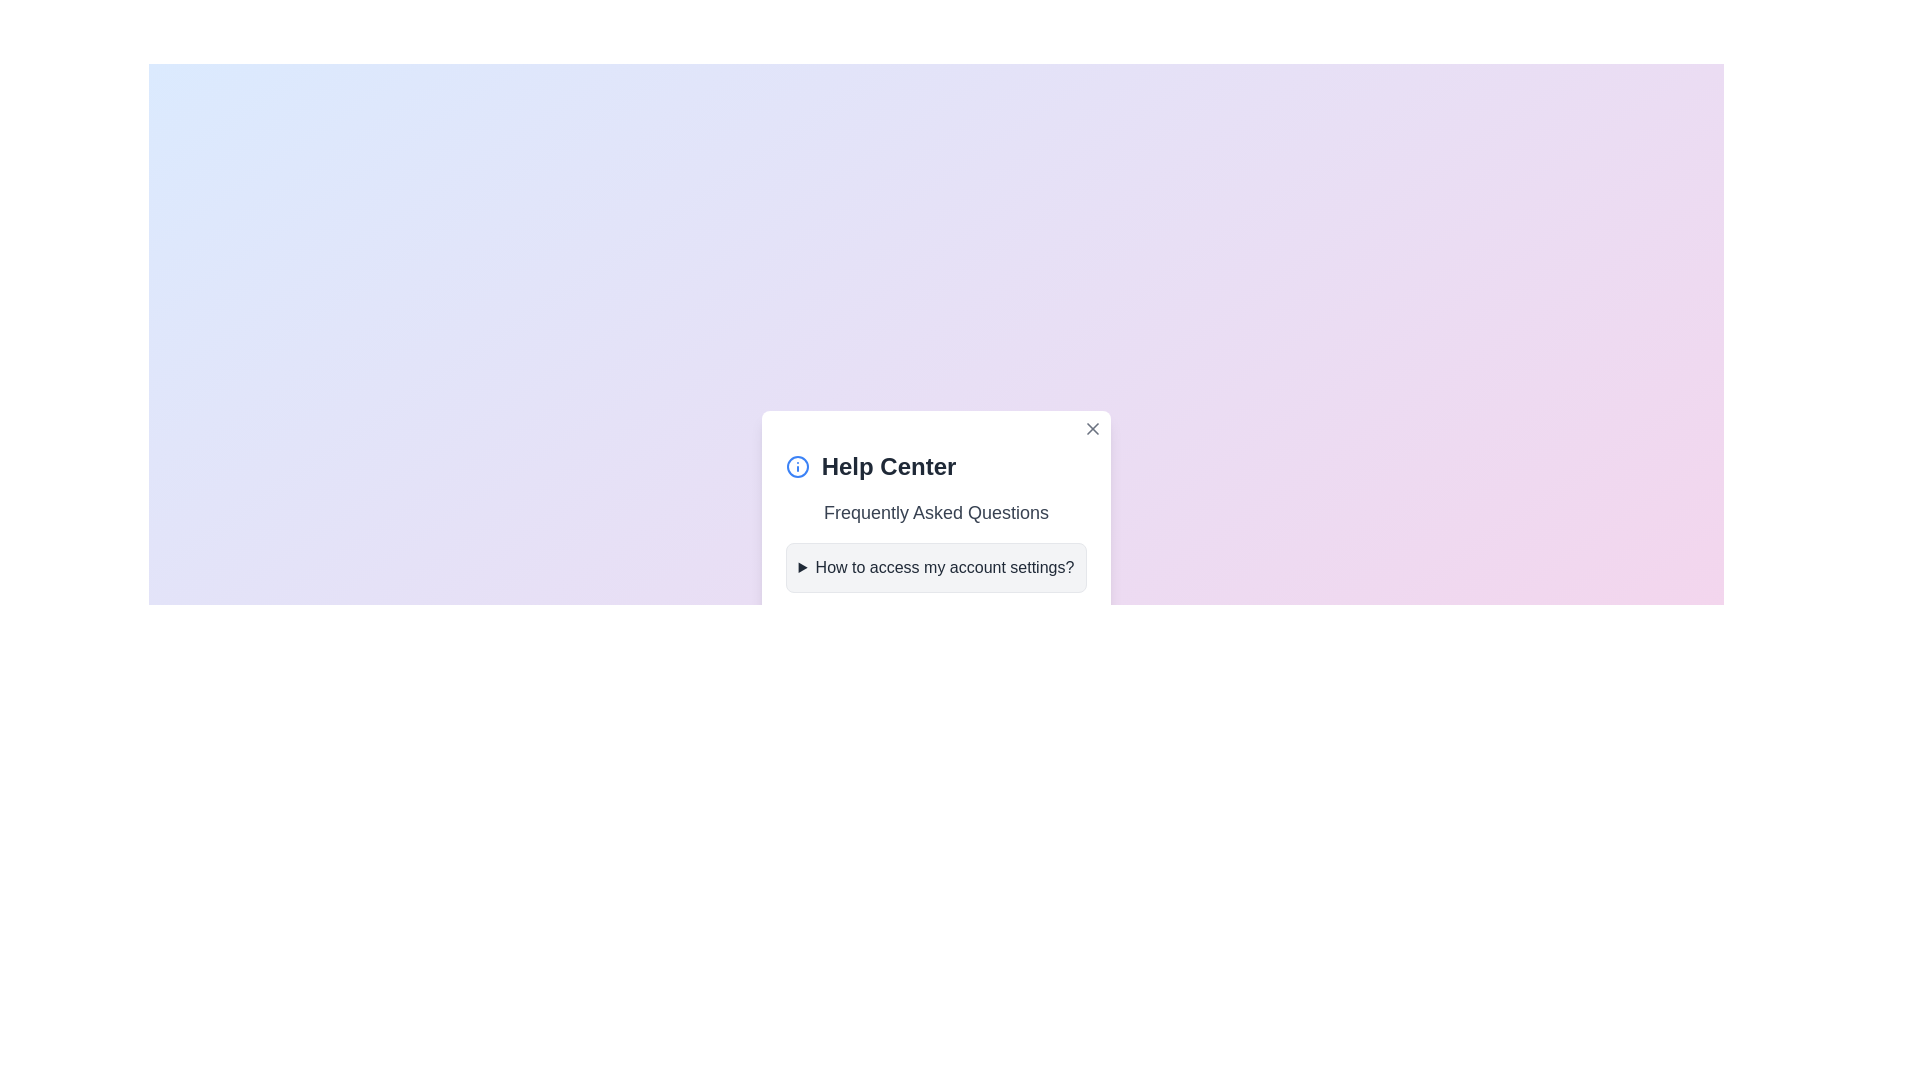  Describe the element at coordinates (796, 466) in the screenshot. I see `the icon indicating information or assistance located on the left side of the 'Help Center' section within the modal window, adjacent to the title text 'Help Center'` at that location.